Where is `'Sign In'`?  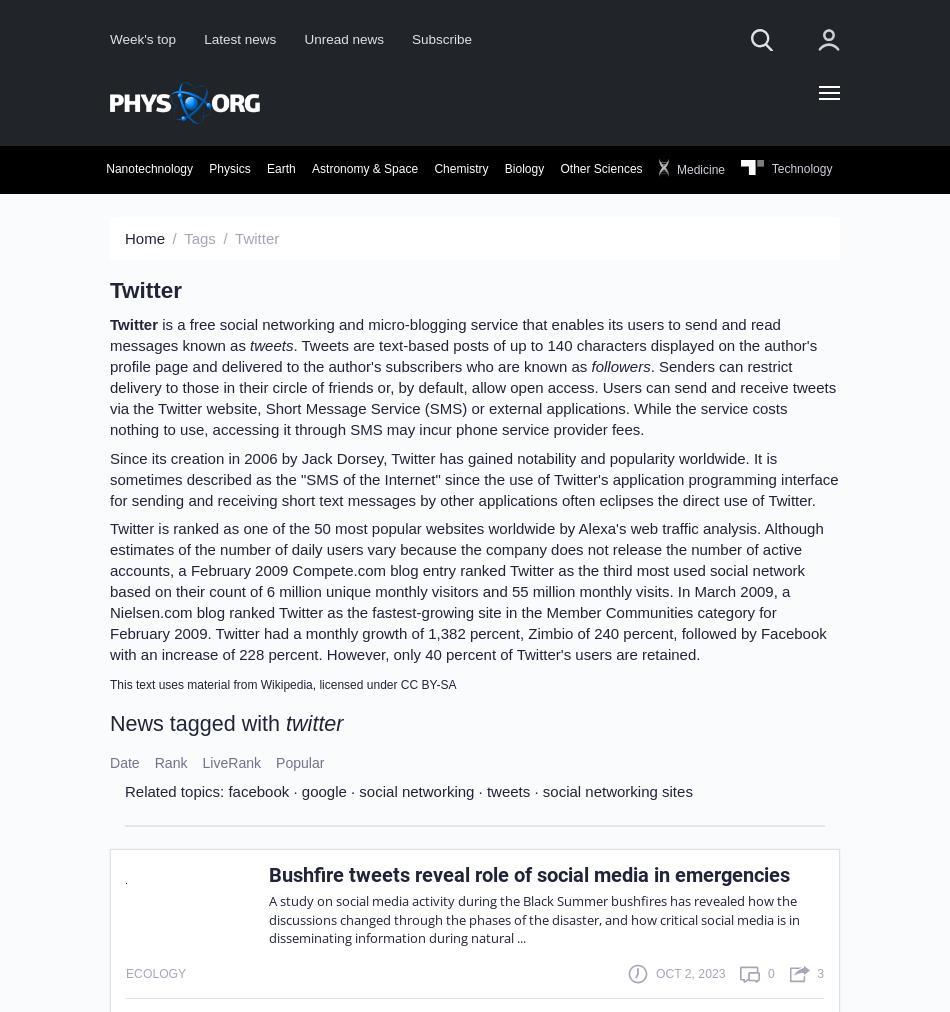
'Sign In' is located at coordinates (611, 314).